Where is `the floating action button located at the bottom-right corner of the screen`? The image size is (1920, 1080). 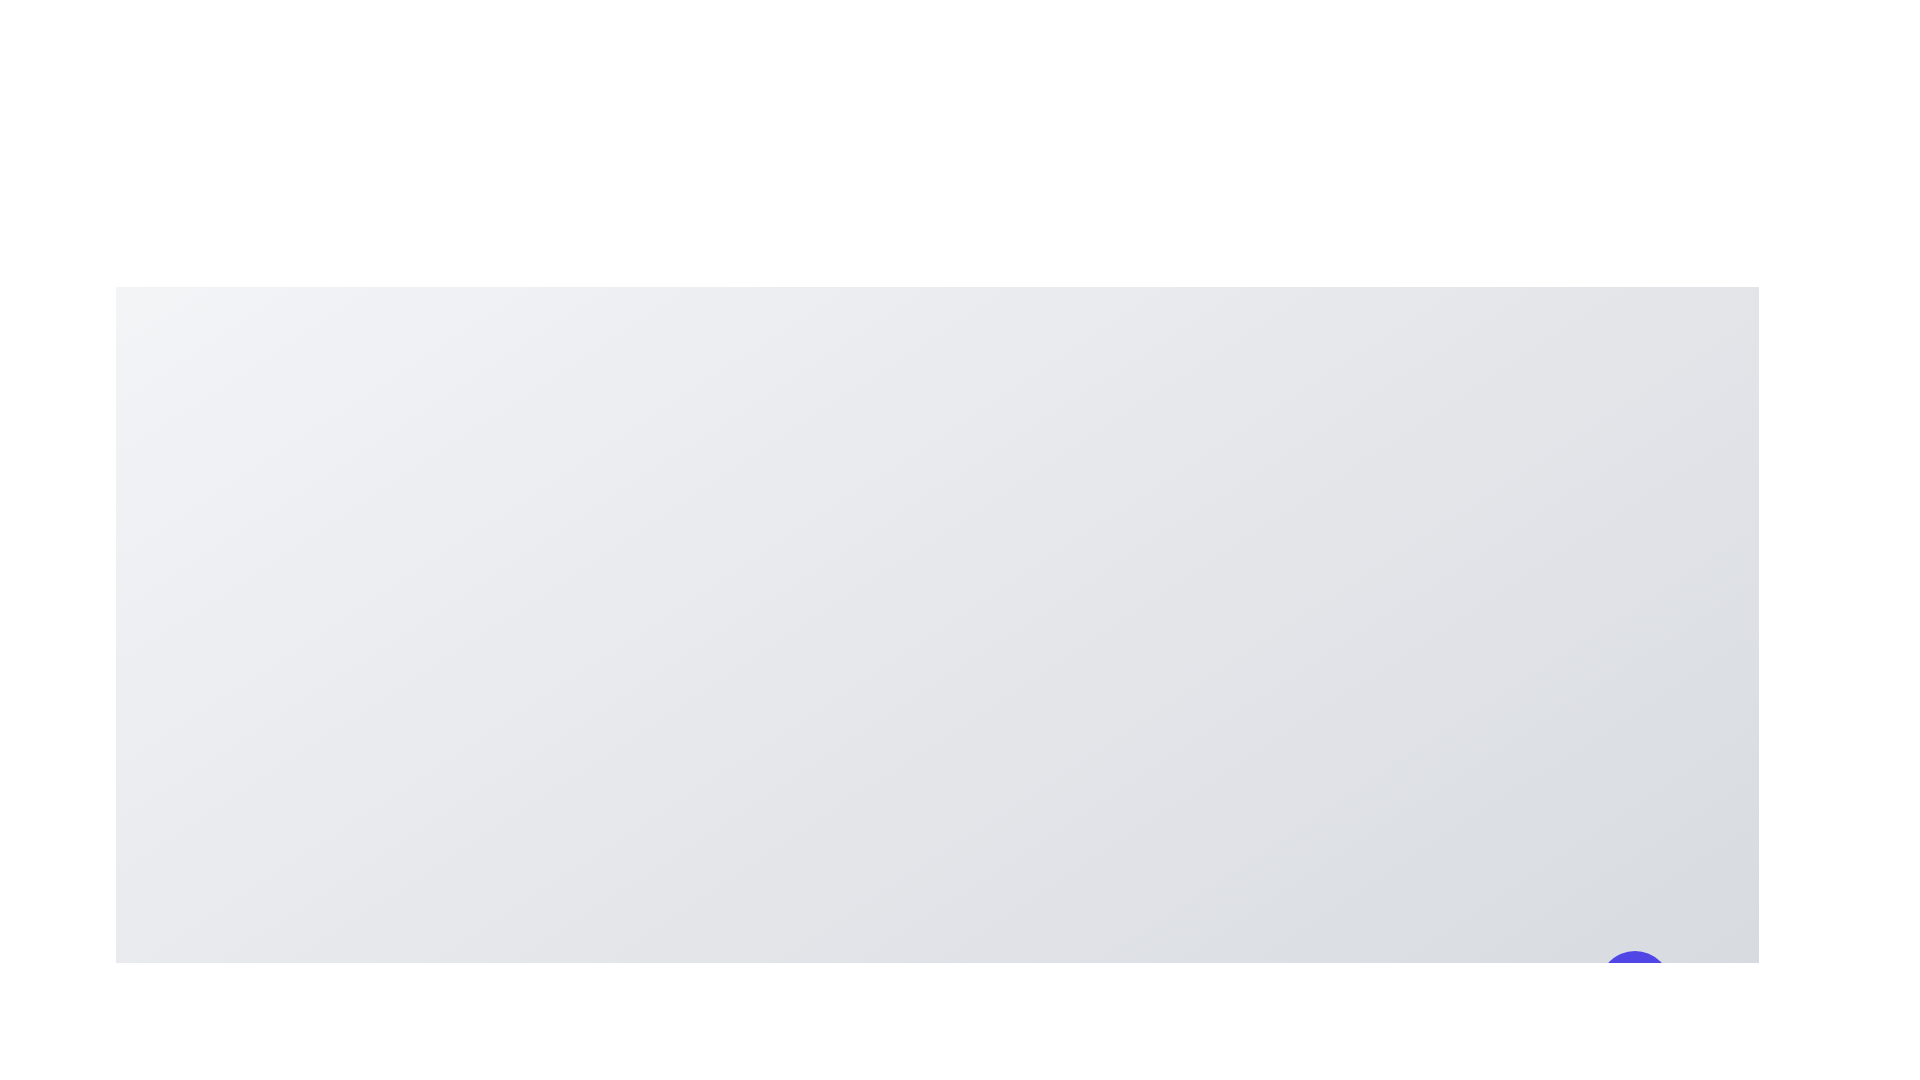 the floating action button located at the bottom-right corner of the screen is located at coordinates (1634, 986).